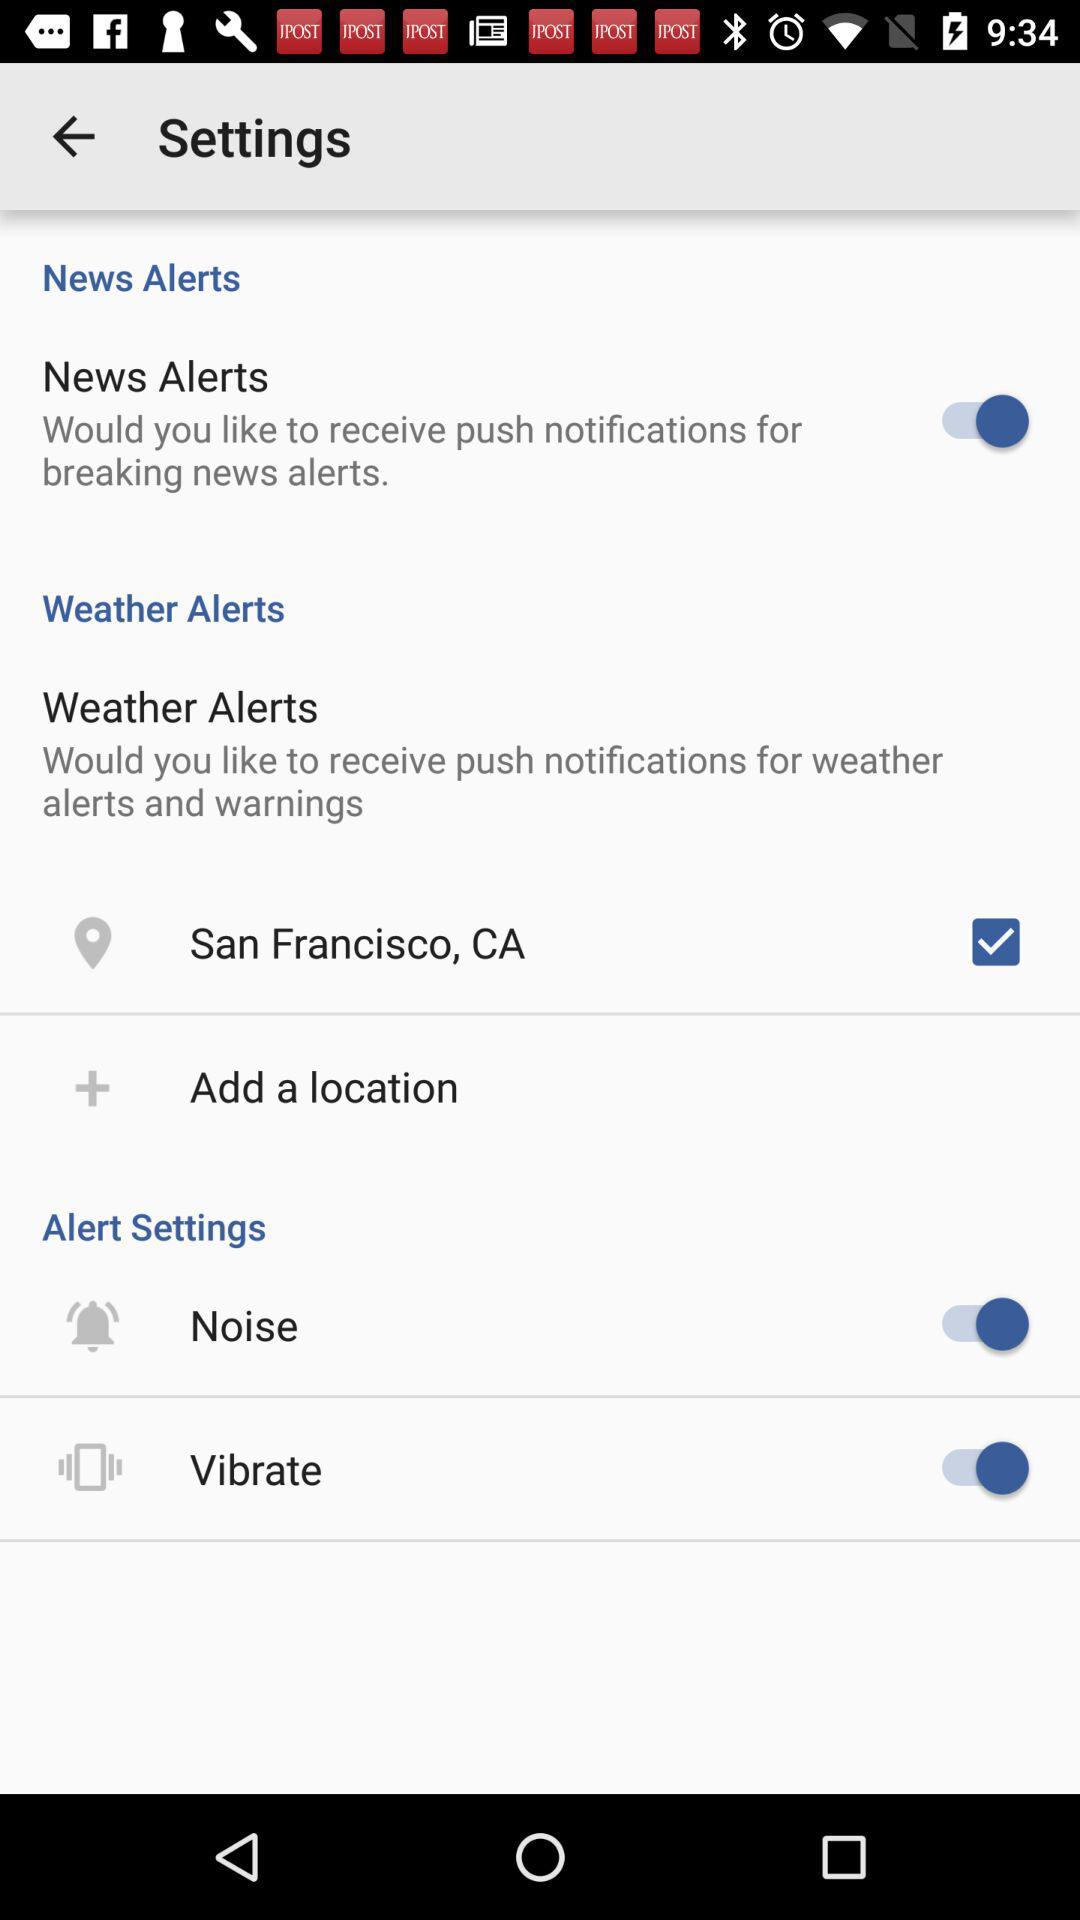 Image resolution: width=1080 pixels, height=1920 pixels. Describe the element at coordinates (323, 1084) in the screenshot. I see `the item below the san francisco, ca item` at that location.